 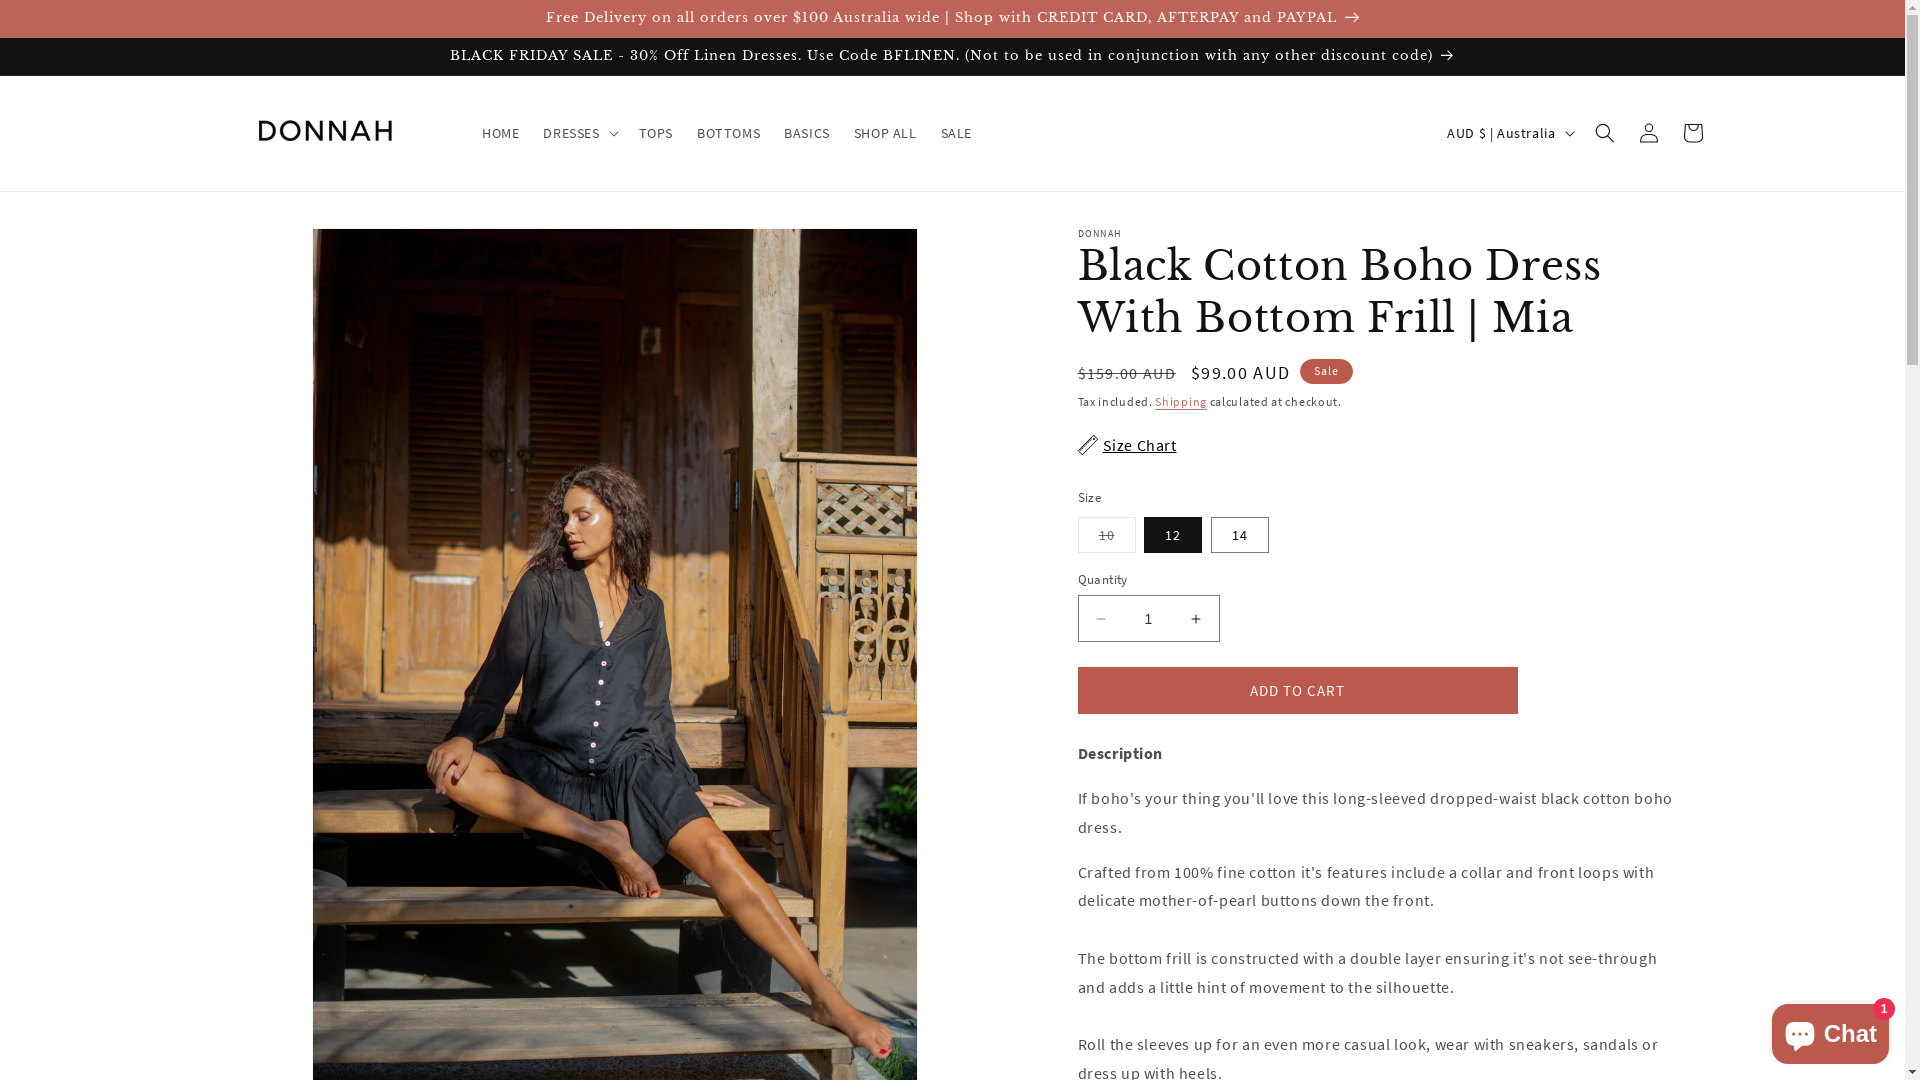 I want to click on 'Log in', so click(x=1626, y=132).